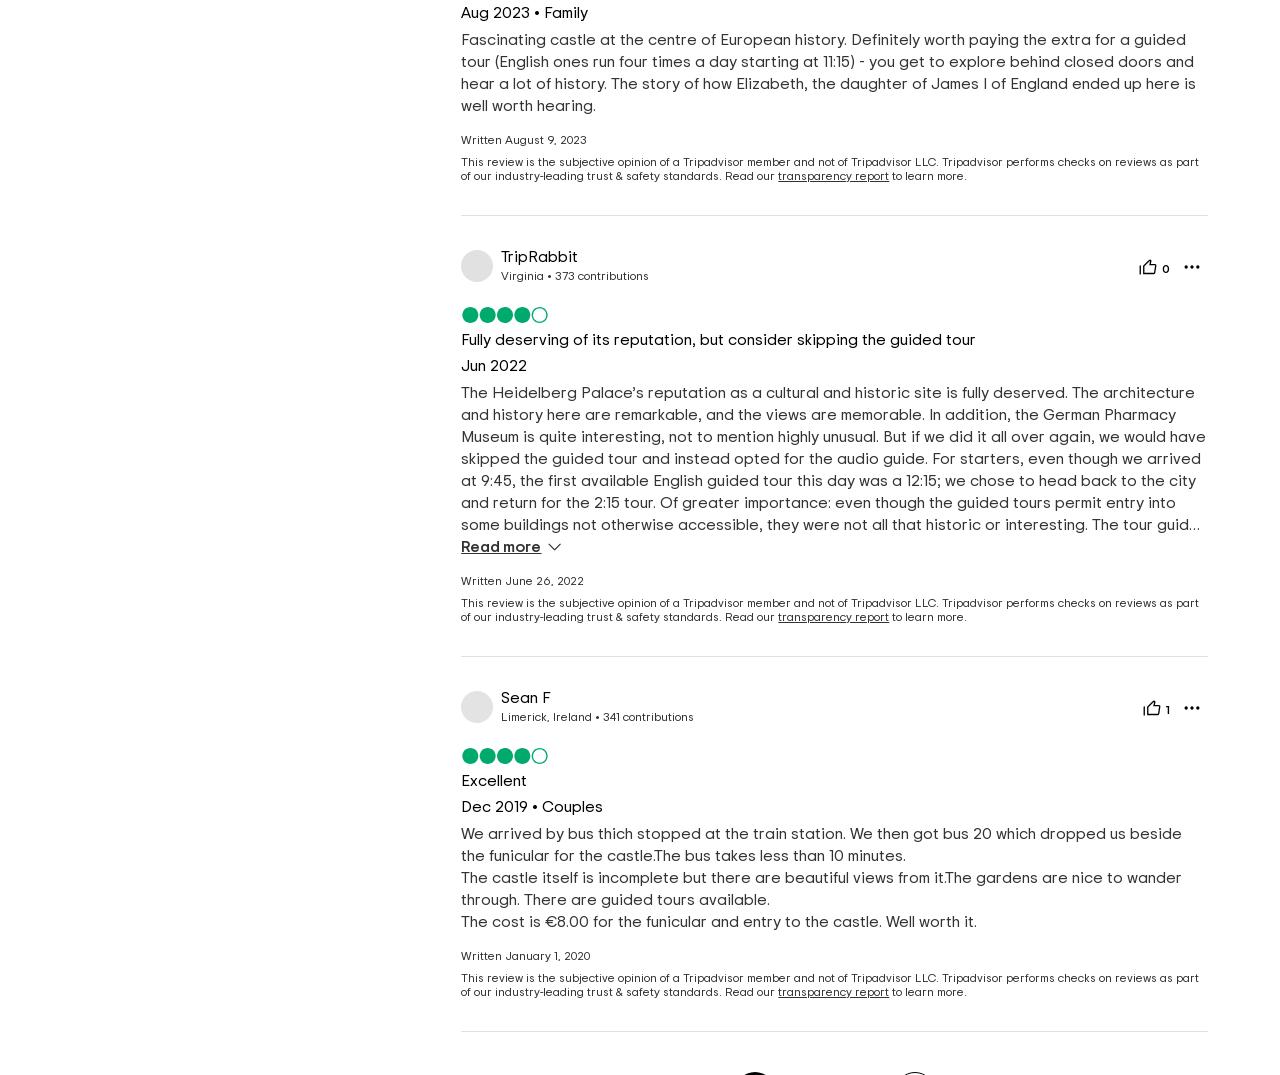 This screenshot has width=1280, height=1075. What do you see at coordinates (493, 366) in the screenshot?
I see `'Jun 2022'` at bounding box center [493, 366].